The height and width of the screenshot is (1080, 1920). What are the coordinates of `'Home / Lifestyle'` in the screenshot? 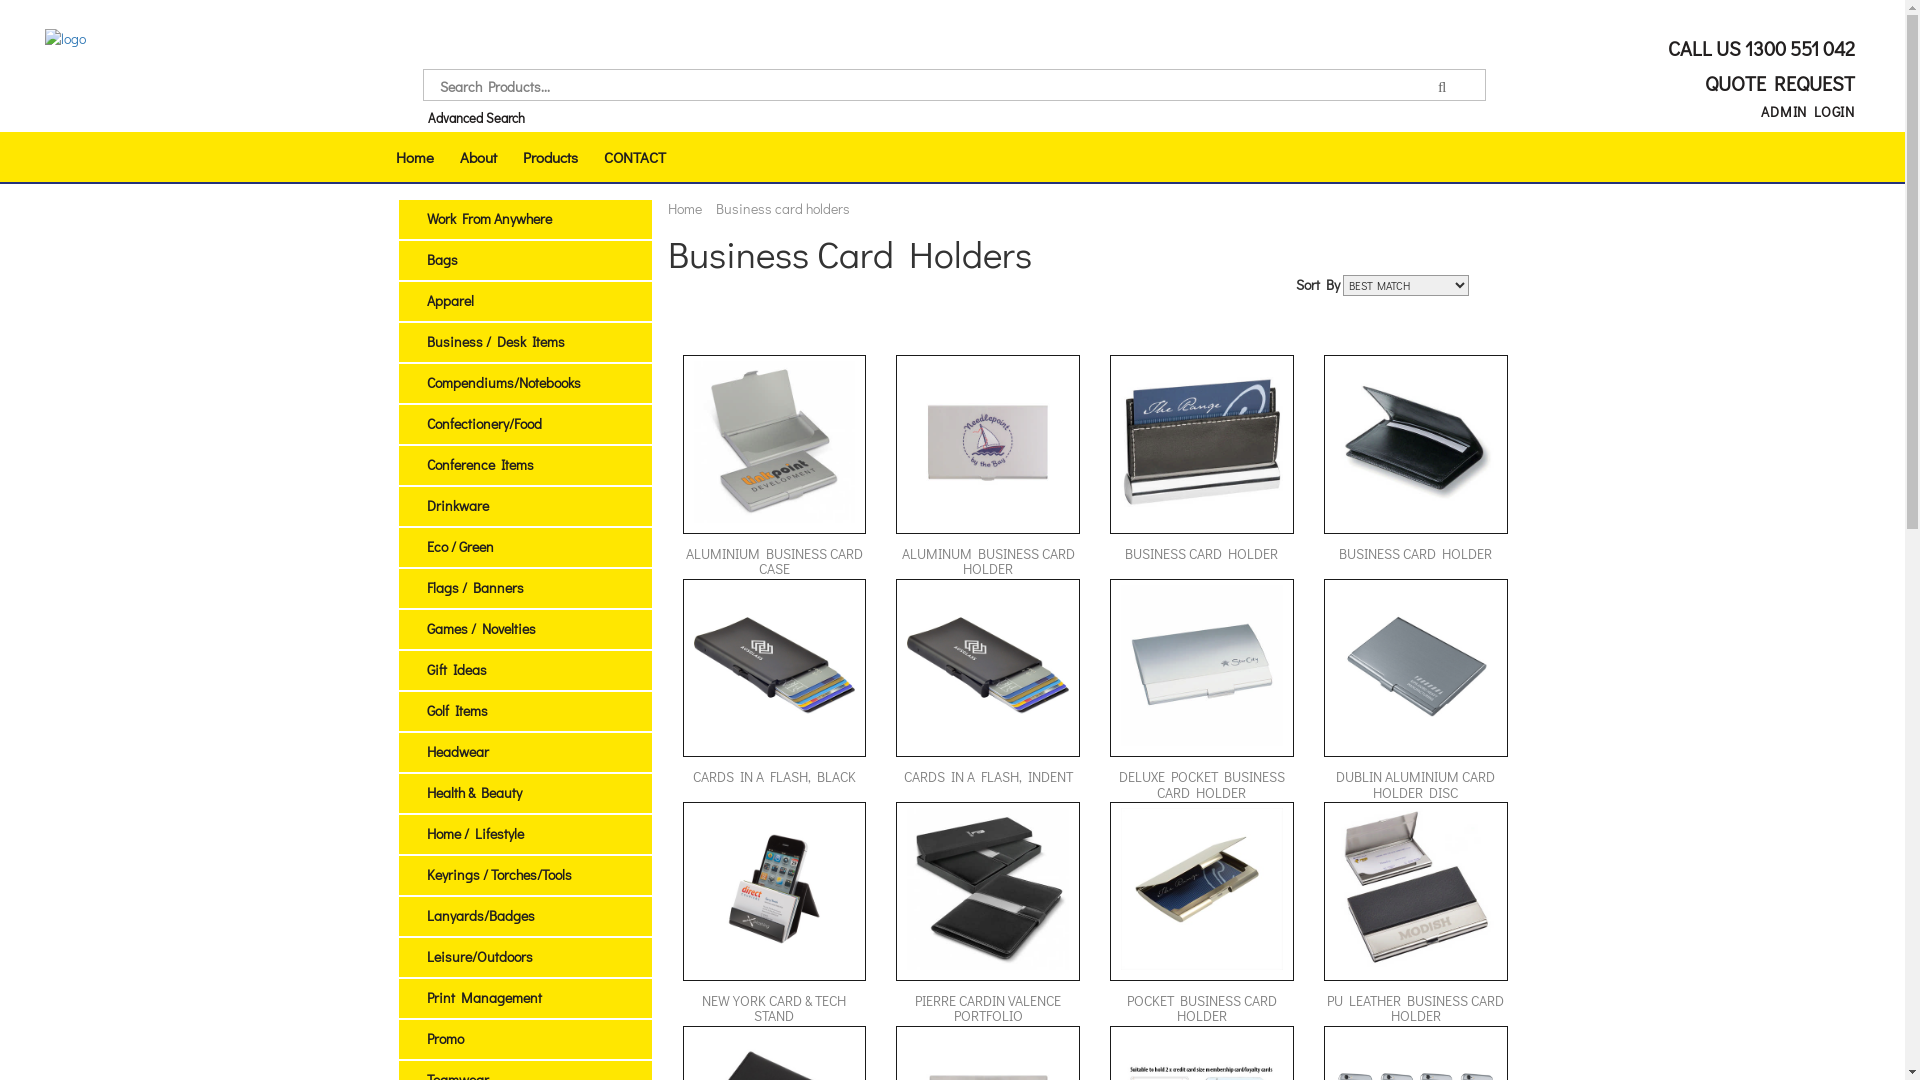 It's located at (473, 833).